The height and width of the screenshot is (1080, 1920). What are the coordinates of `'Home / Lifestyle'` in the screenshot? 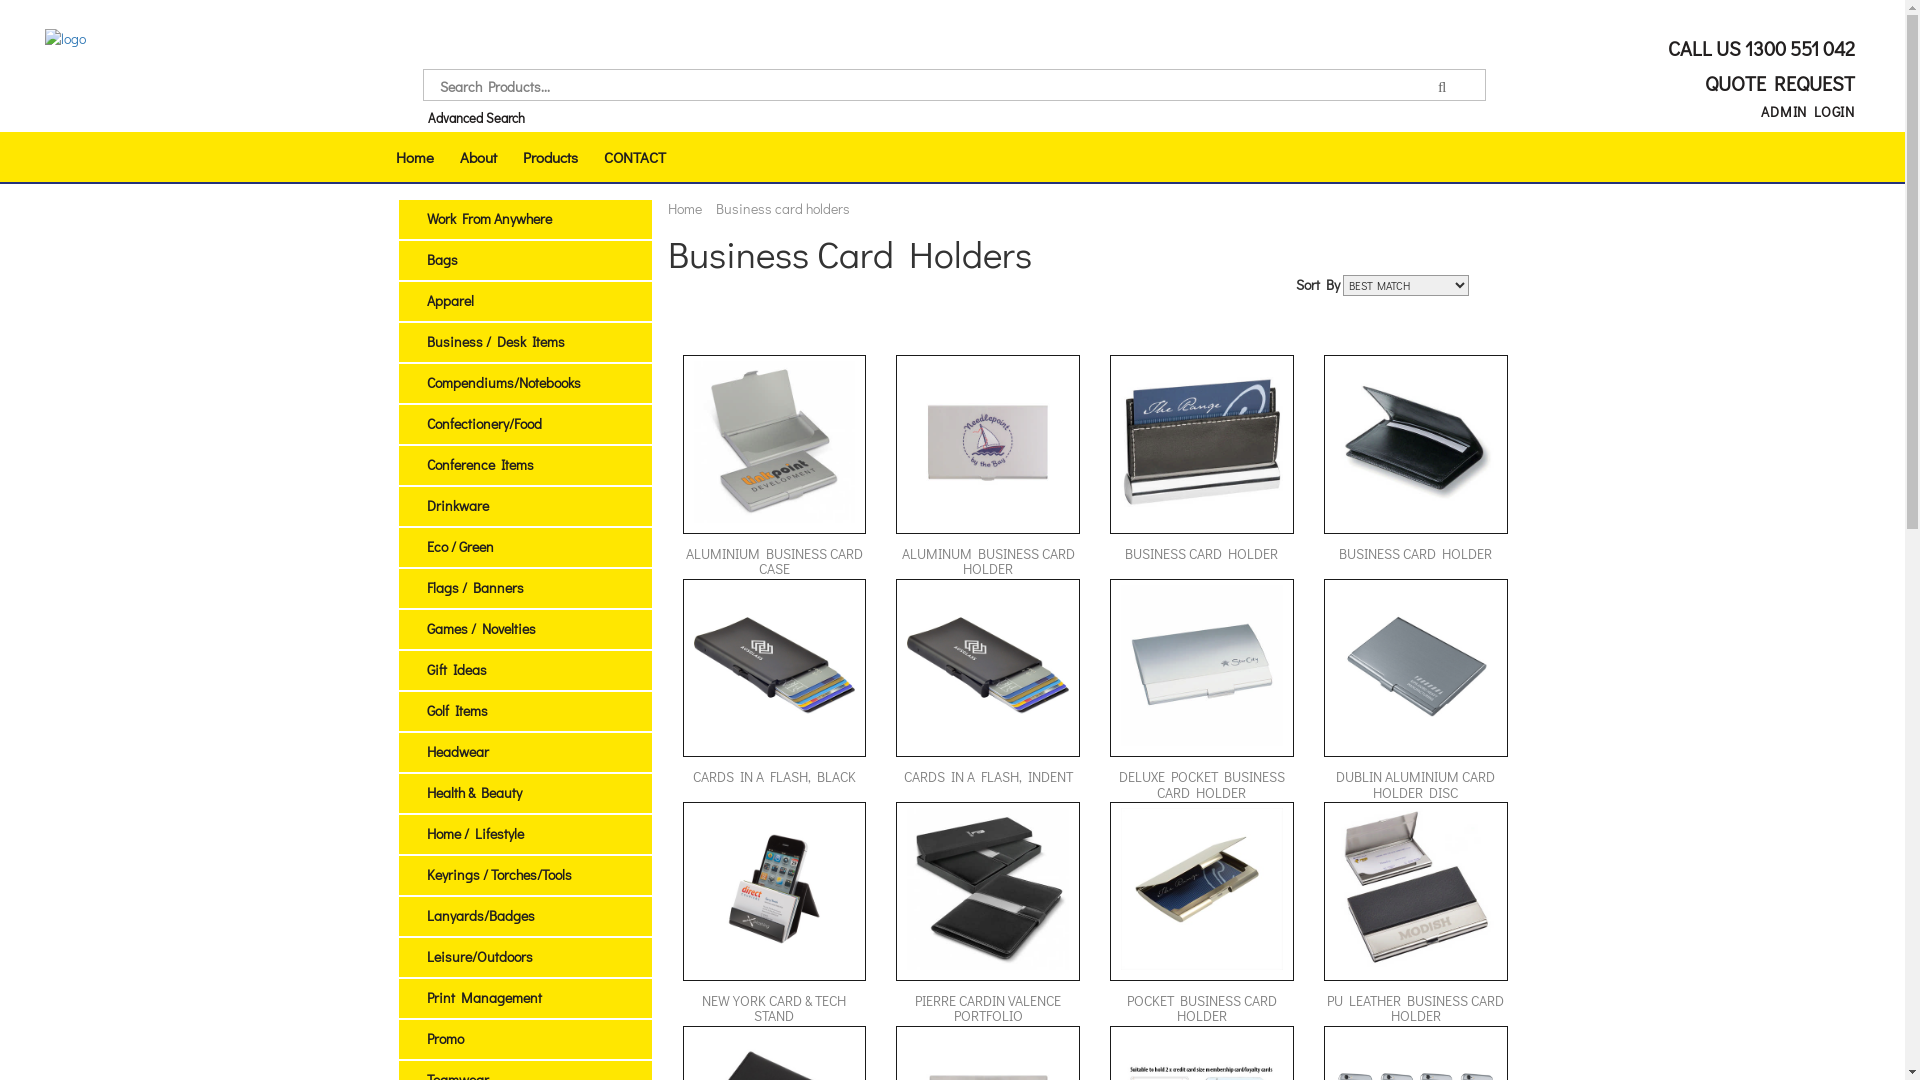 It's located at (473, 833).